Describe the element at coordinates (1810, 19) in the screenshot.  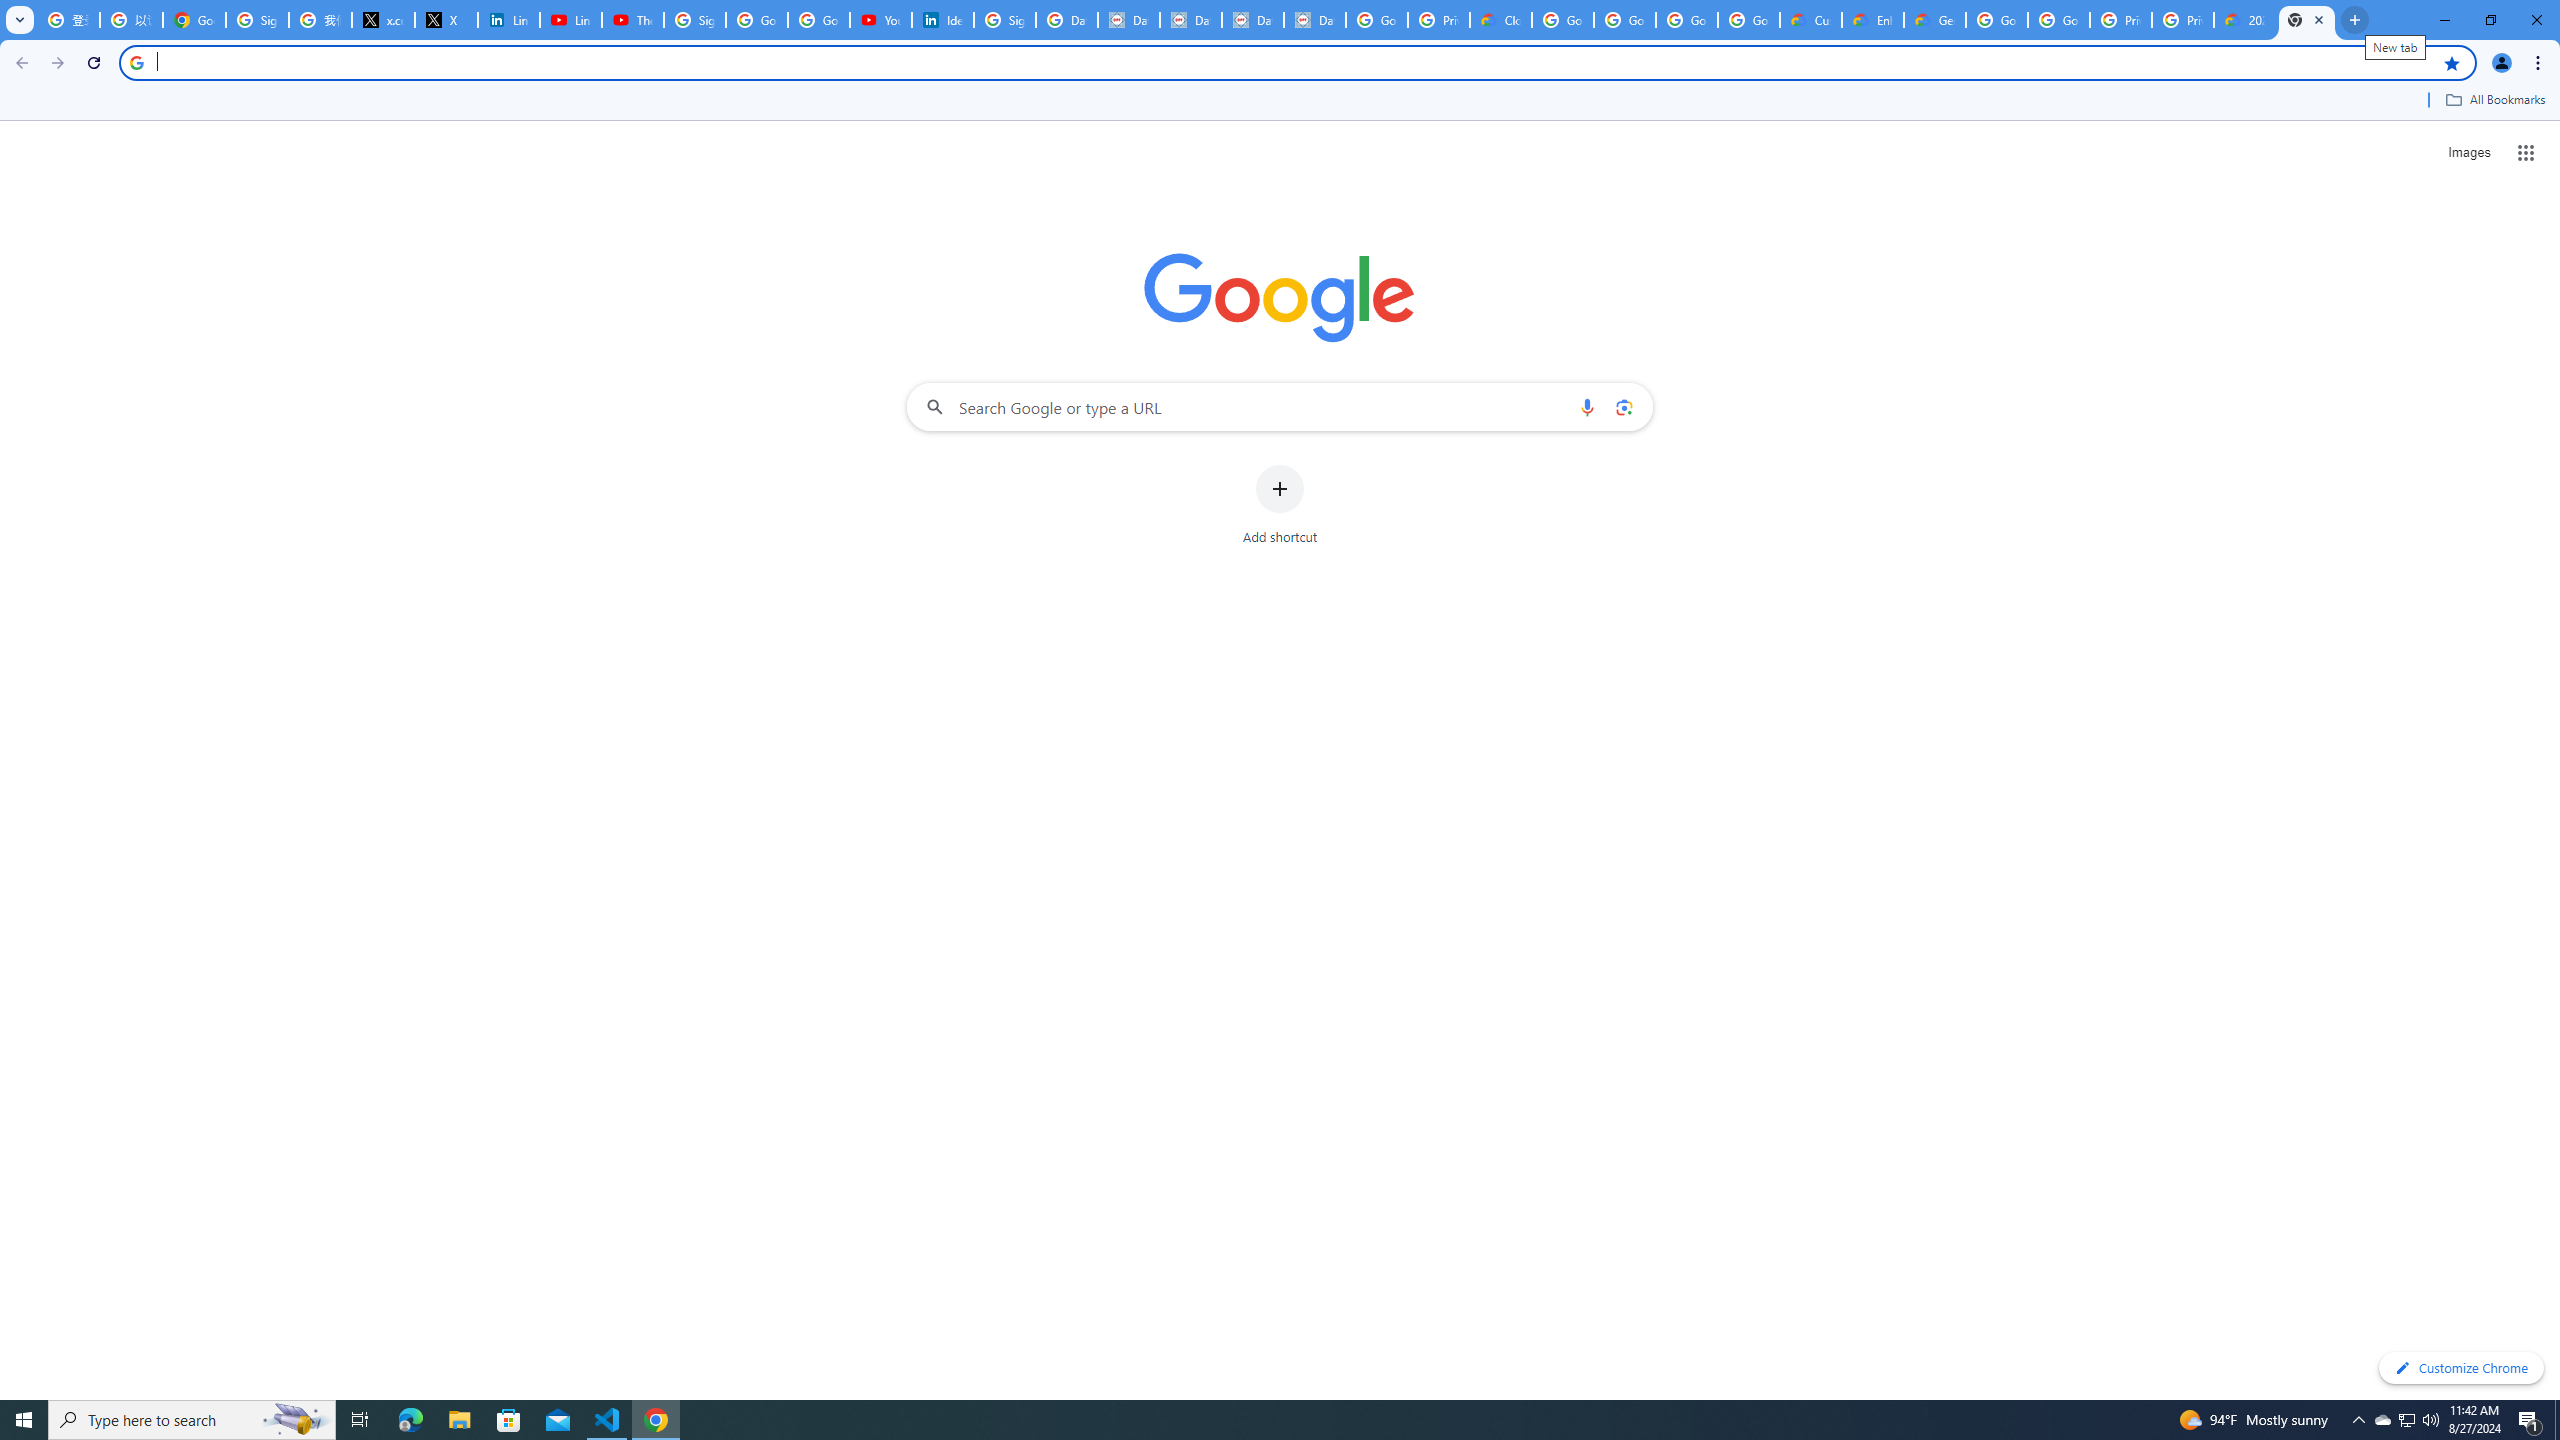
I see `'Customer Care | Google Cloud'` at that location.